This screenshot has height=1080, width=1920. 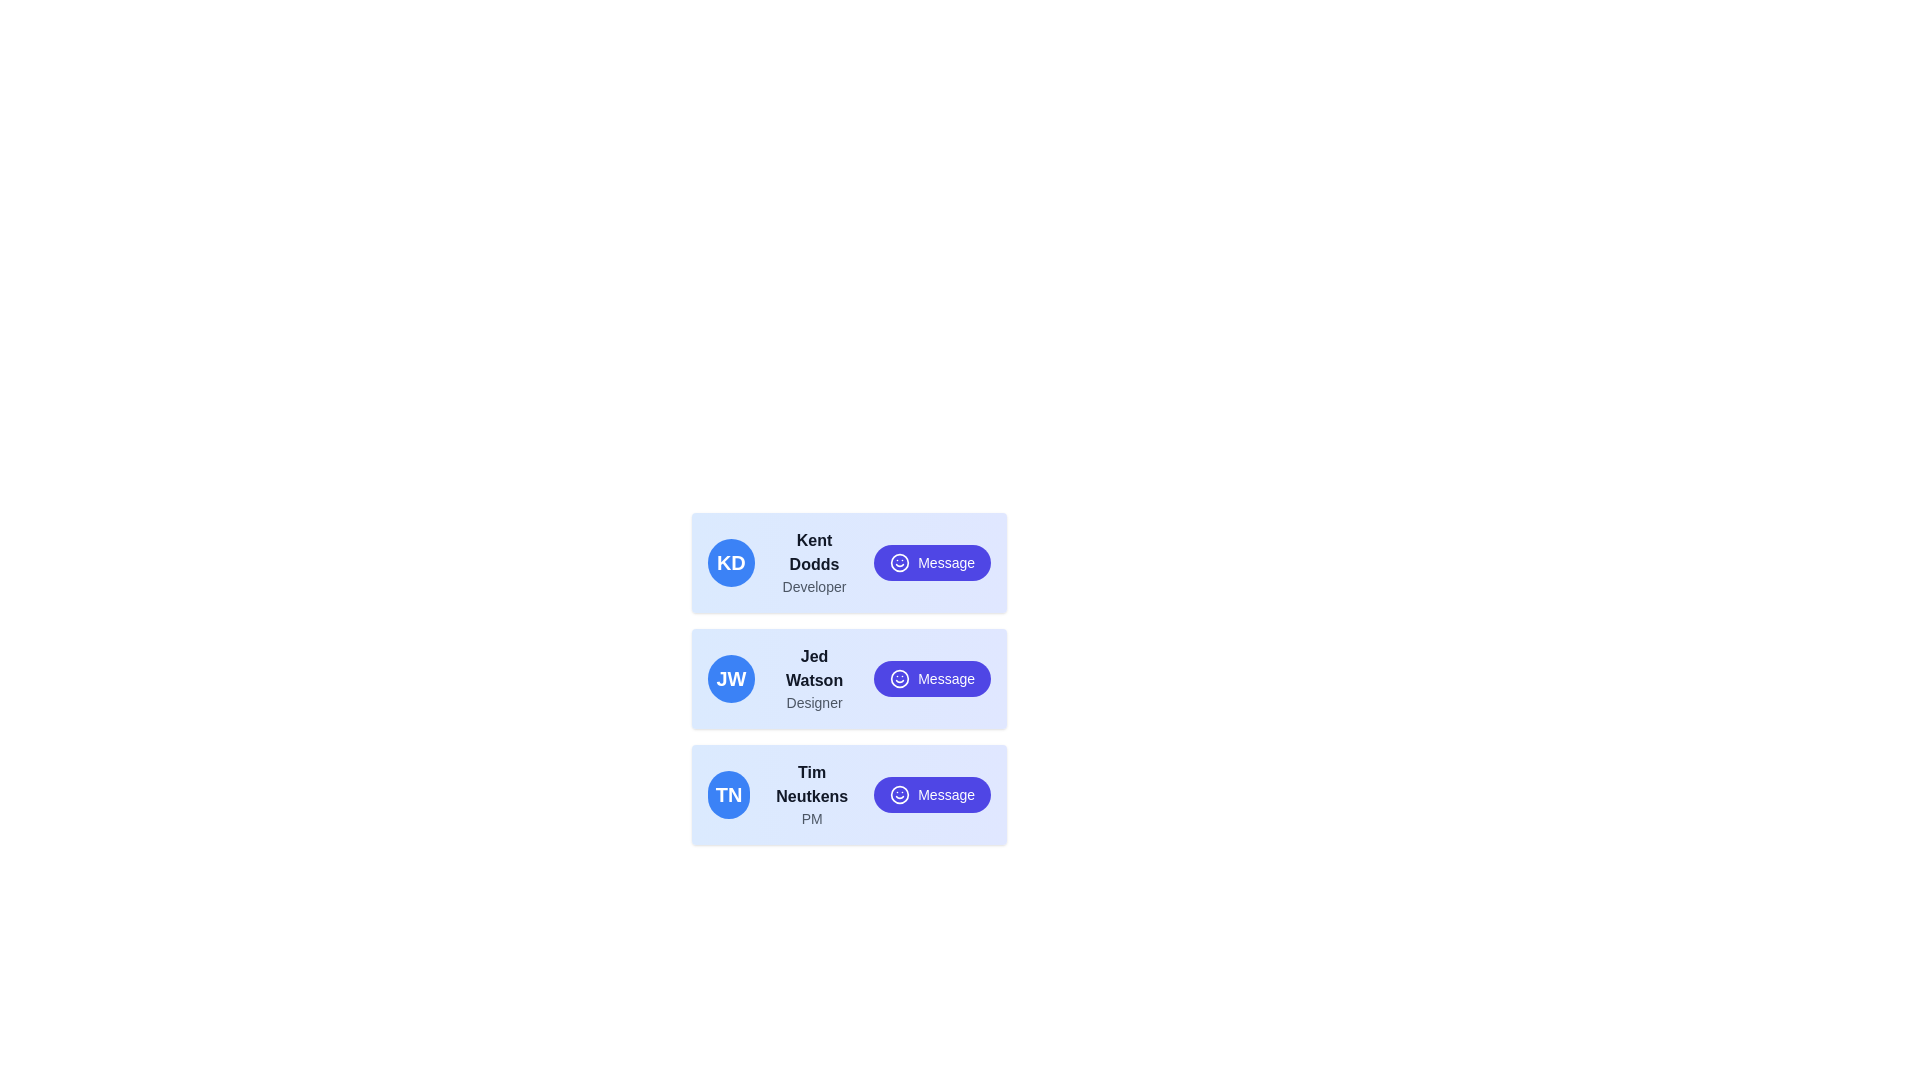 What do you see at coordinates (931, 563) in the screenshot?
I see `the rightmost button in the card for user 'Kent Dodds' to initiate a messaging interaction` at bounding box center [931, 563].